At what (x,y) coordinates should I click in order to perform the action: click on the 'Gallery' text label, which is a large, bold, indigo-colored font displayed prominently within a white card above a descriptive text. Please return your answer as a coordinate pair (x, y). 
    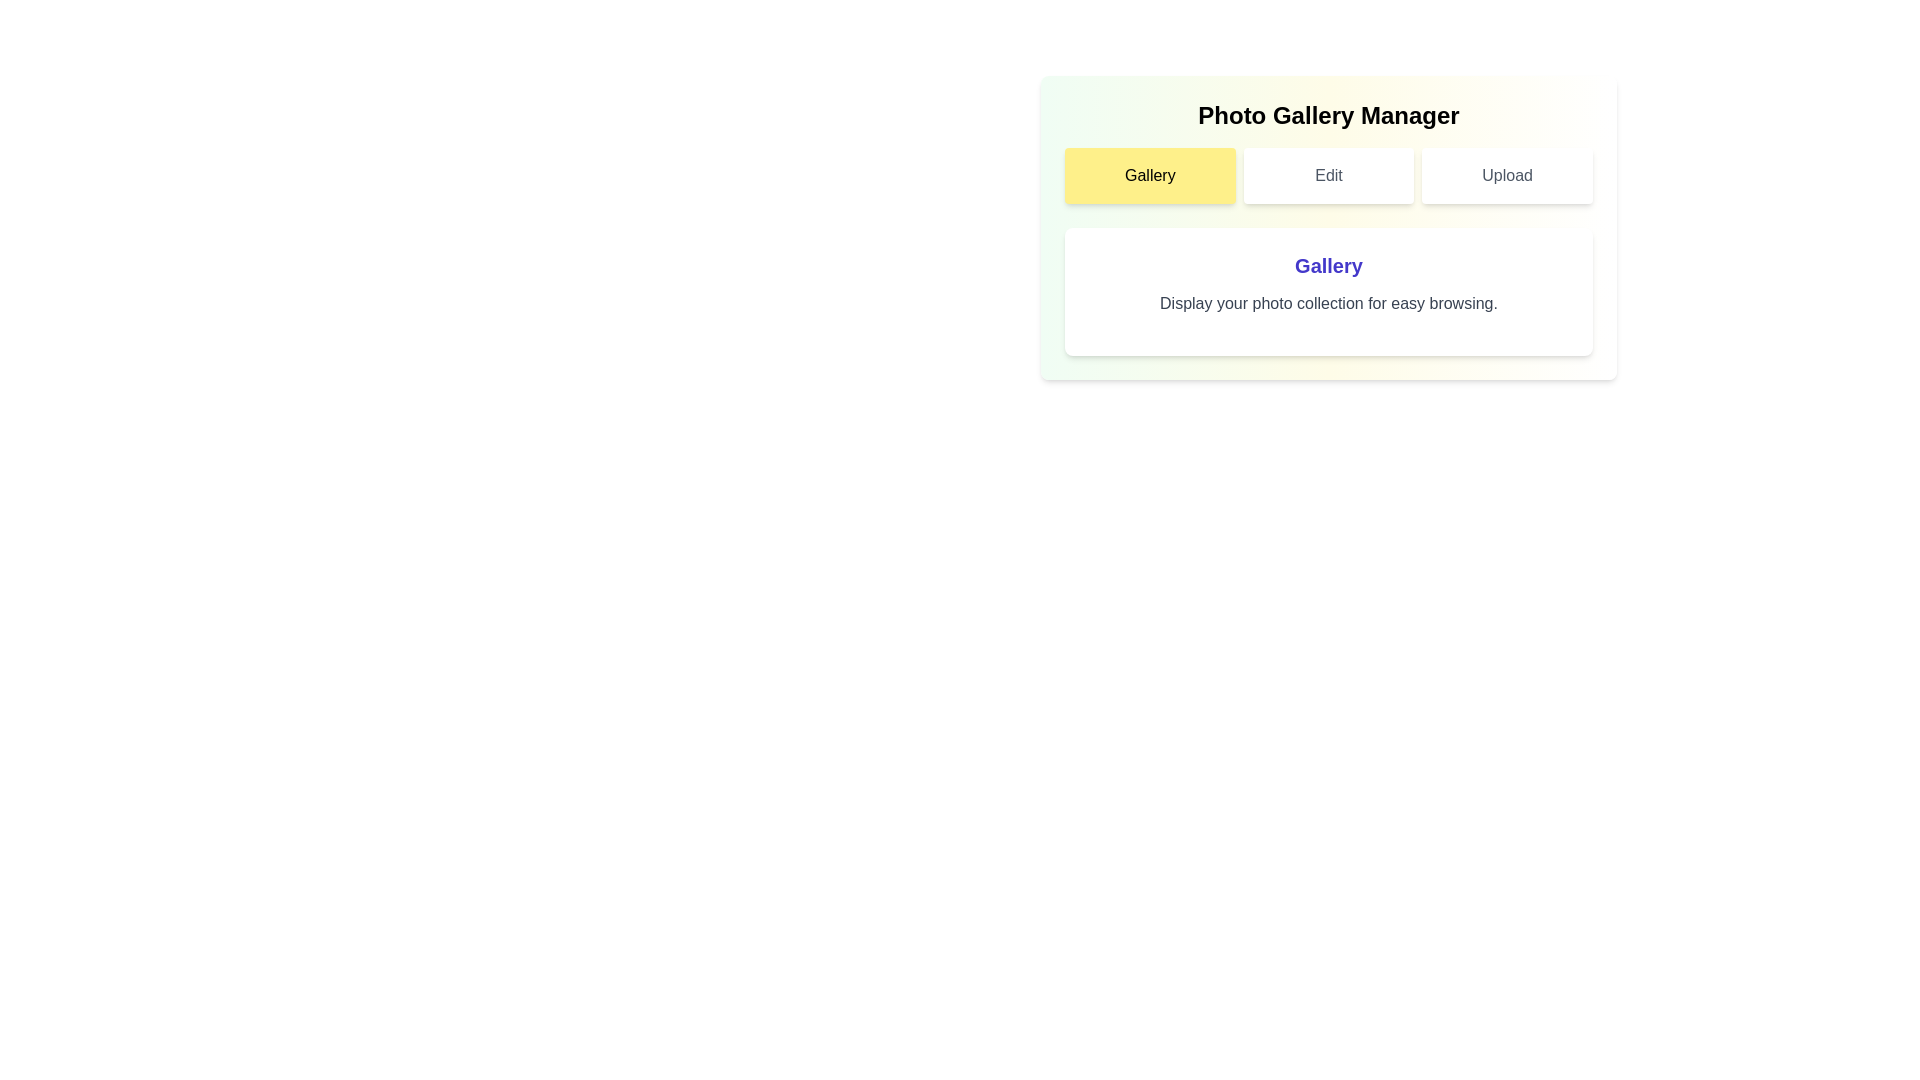
    Looking at the image, I should click on (1329, 265).